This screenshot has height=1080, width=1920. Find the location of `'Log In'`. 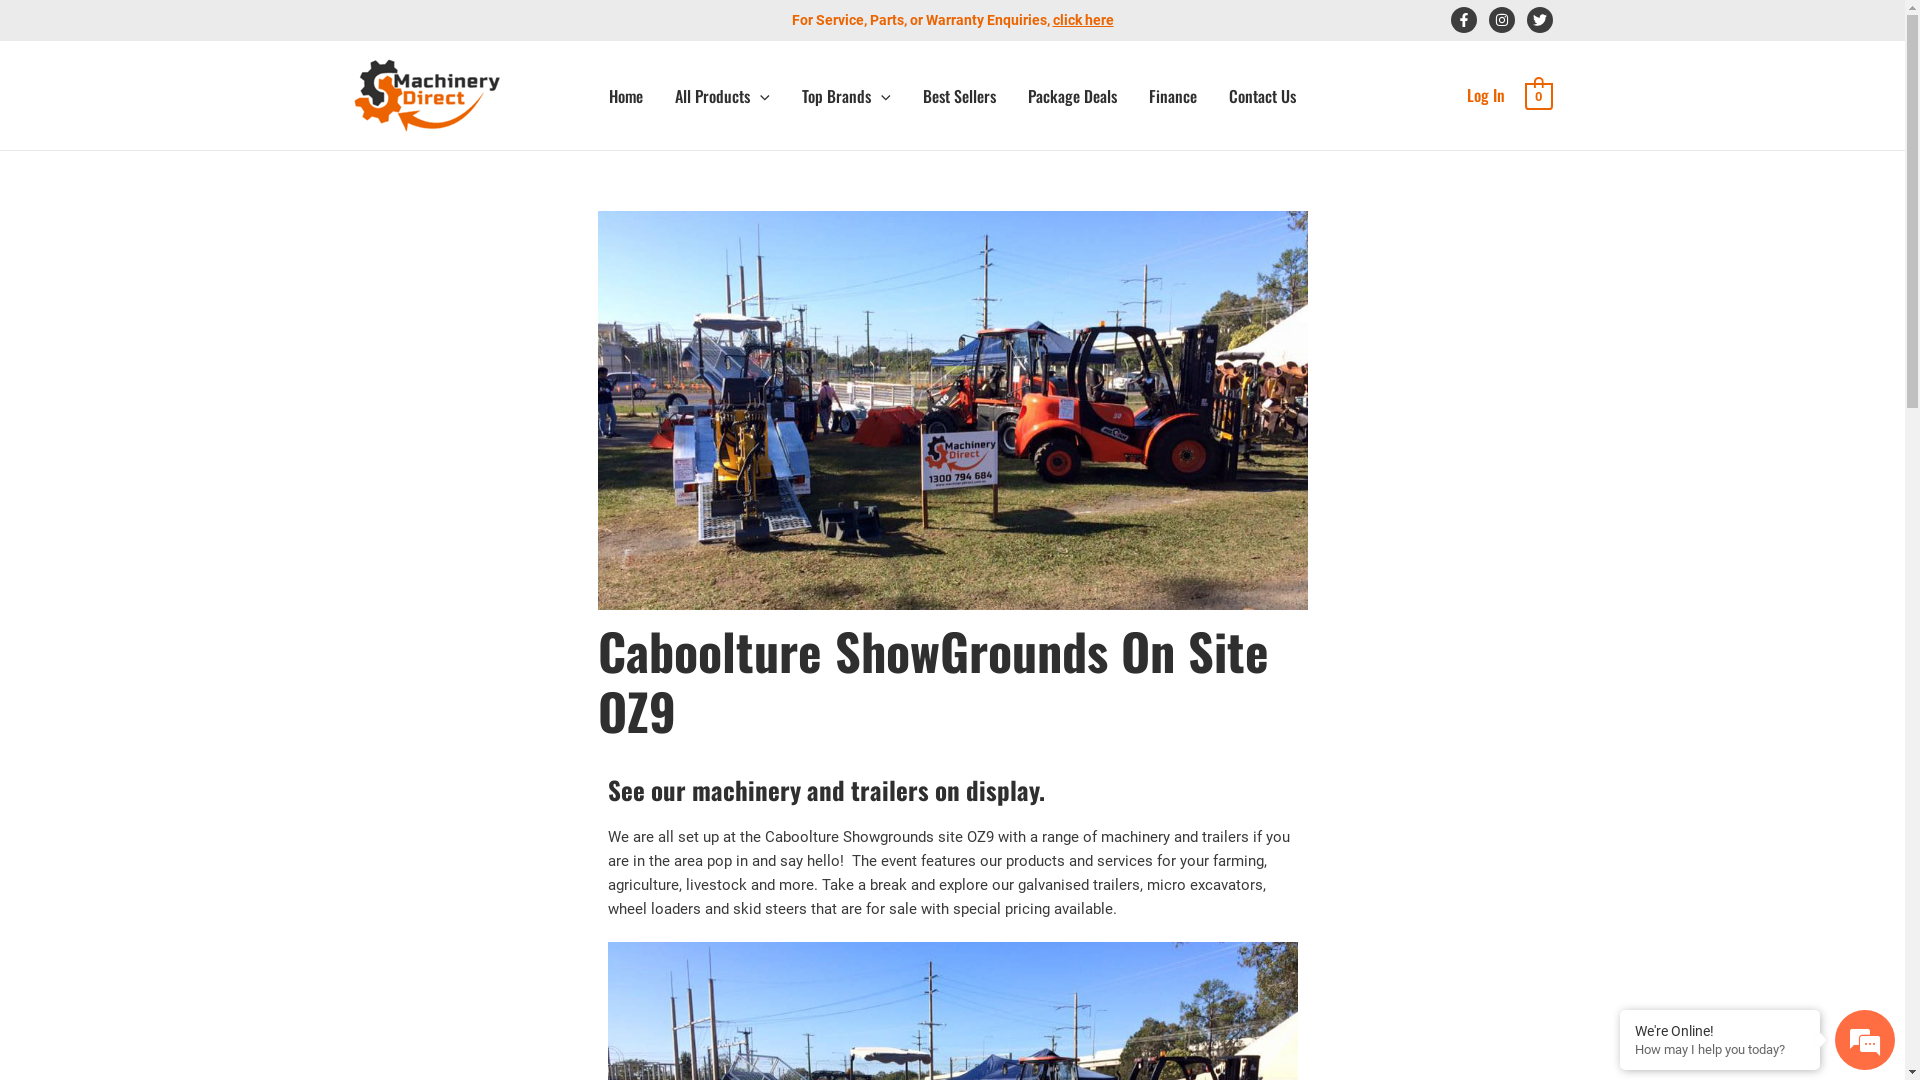

'Log In' is located at coordinates (1486, 95).